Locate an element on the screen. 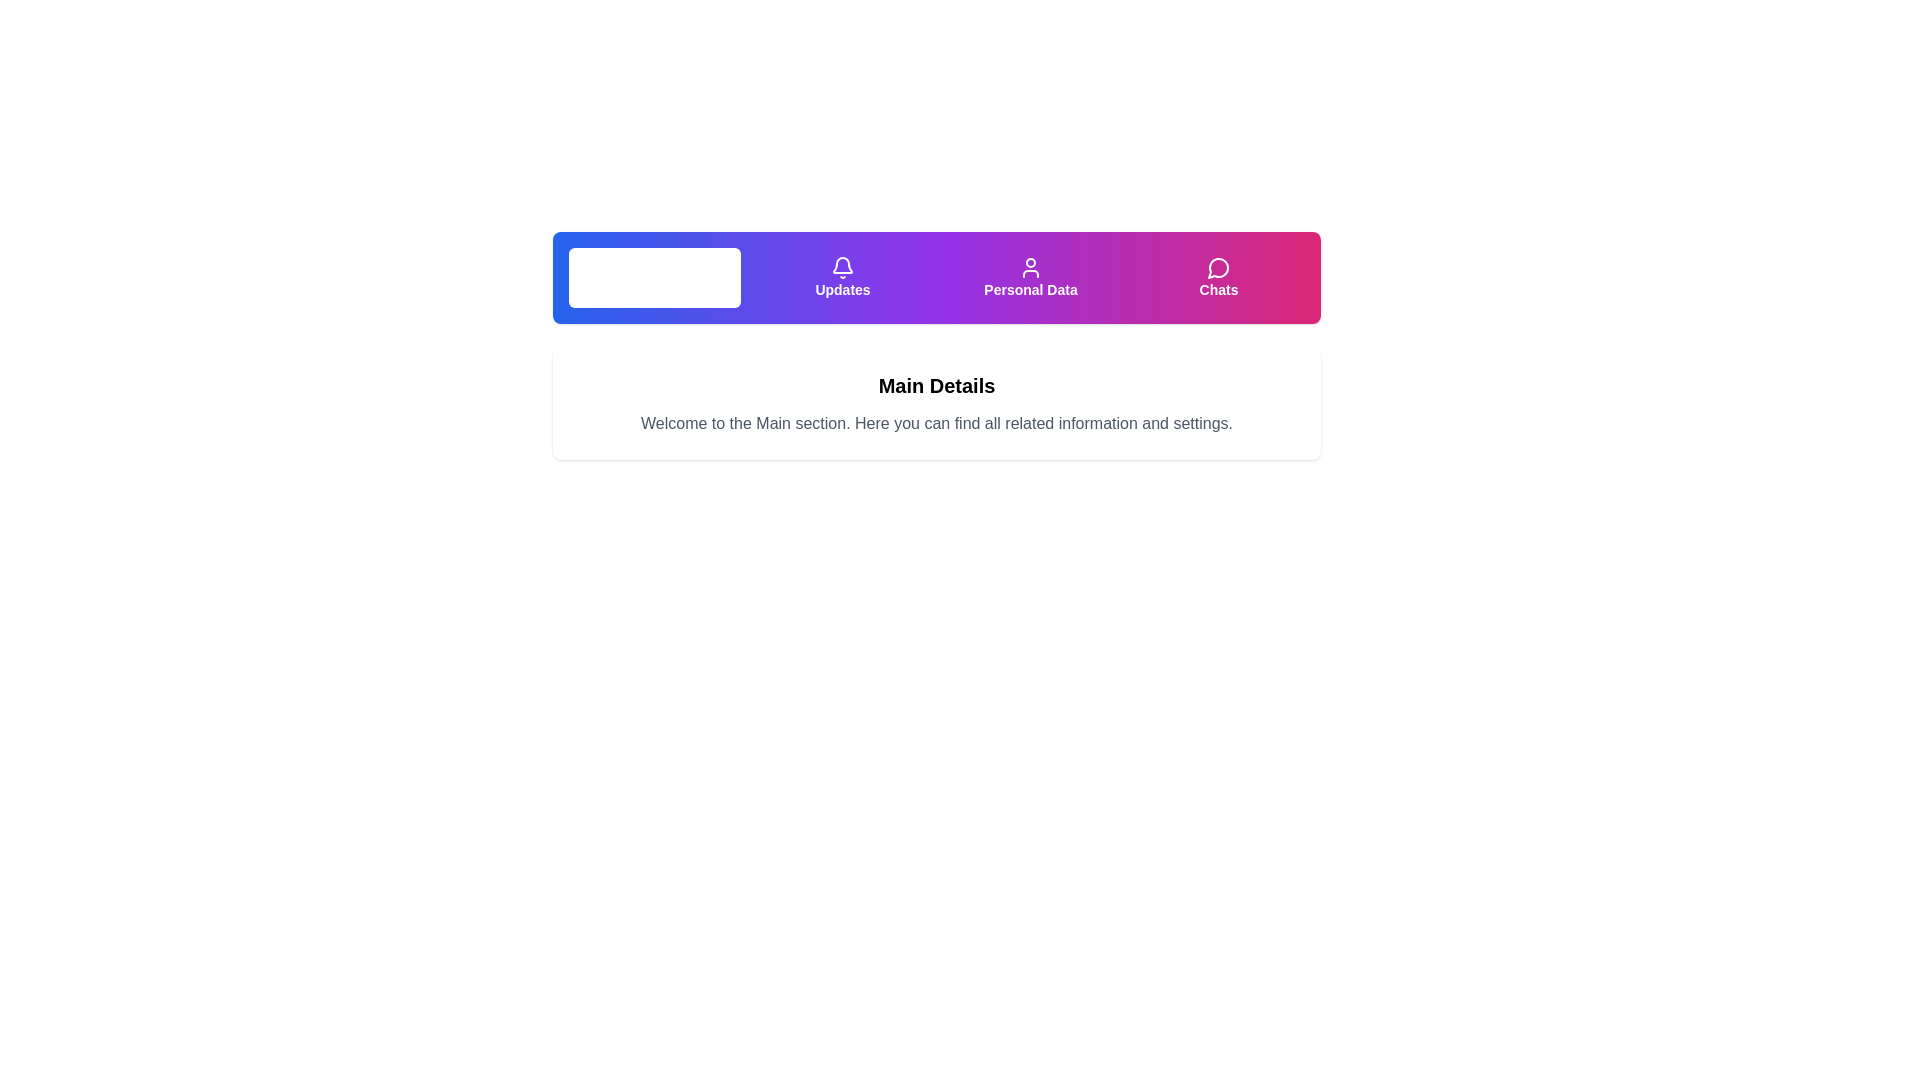  the text label displaying 'Updates' located beneath the bell icon in the top navigation bar is located at coordinates (843, 289).